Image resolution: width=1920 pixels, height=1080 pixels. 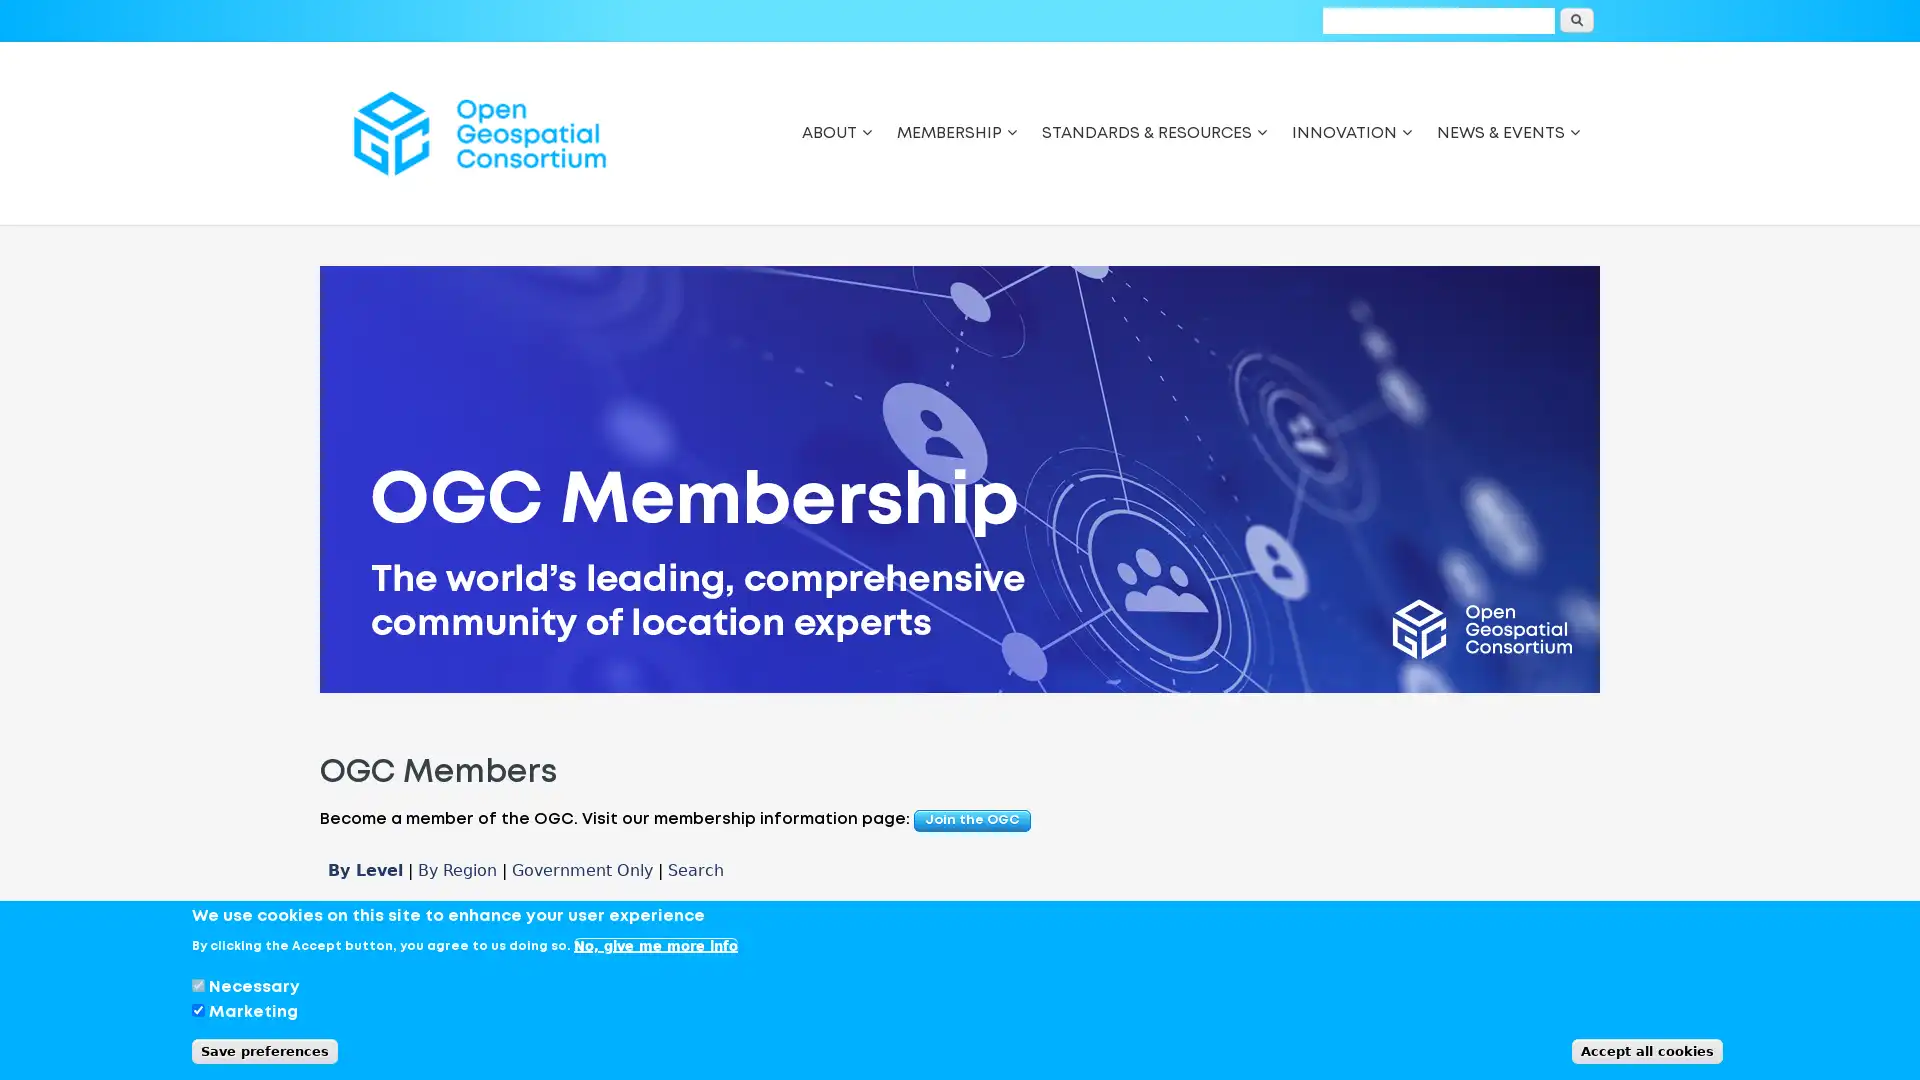 What do you see at coordinates (1576, 20) in the screenshot?
I see `Search` at bounding box center [1576, 20].